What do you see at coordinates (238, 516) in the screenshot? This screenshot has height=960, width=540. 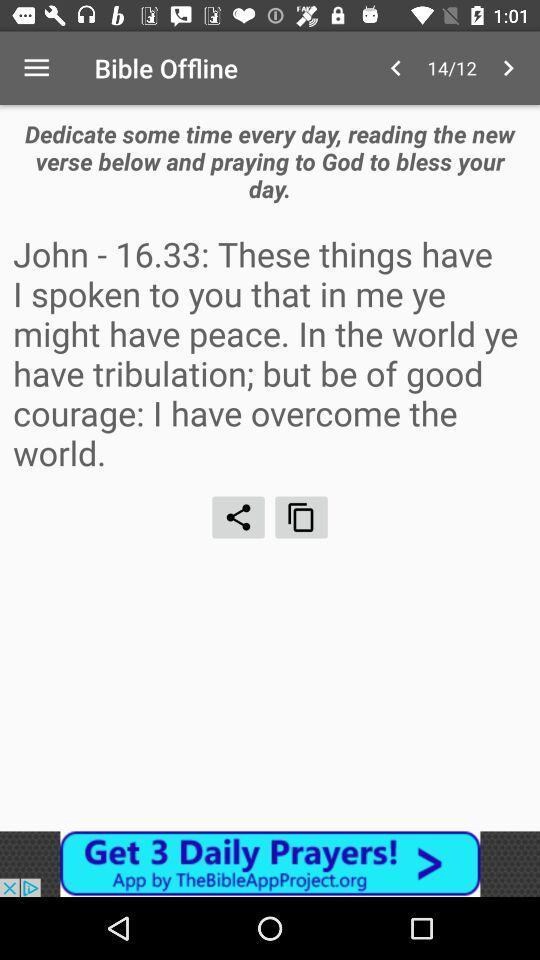 I see `share the bible quotes` at bounding box center [238, 516].